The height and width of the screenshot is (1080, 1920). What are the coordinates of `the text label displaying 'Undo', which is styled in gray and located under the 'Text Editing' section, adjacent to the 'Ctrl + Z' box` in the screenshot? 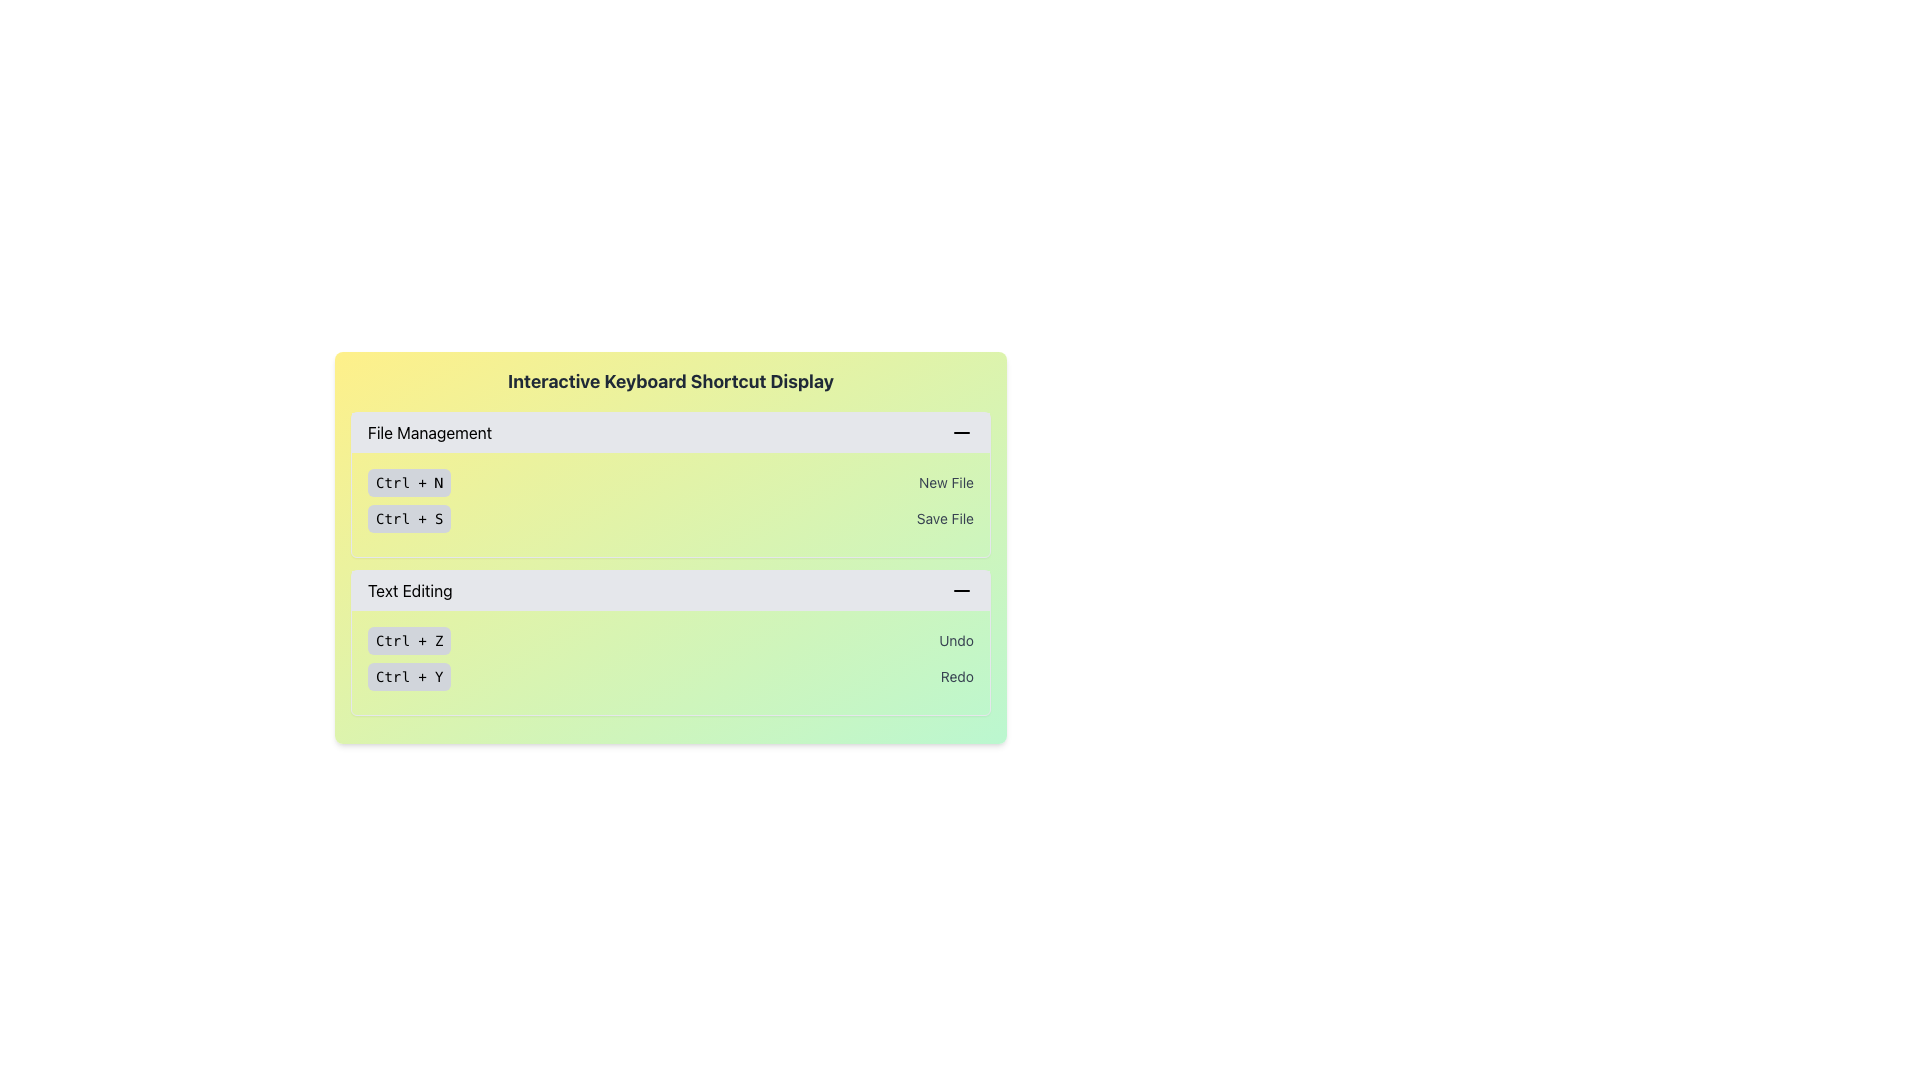 It's located at (955, 640).